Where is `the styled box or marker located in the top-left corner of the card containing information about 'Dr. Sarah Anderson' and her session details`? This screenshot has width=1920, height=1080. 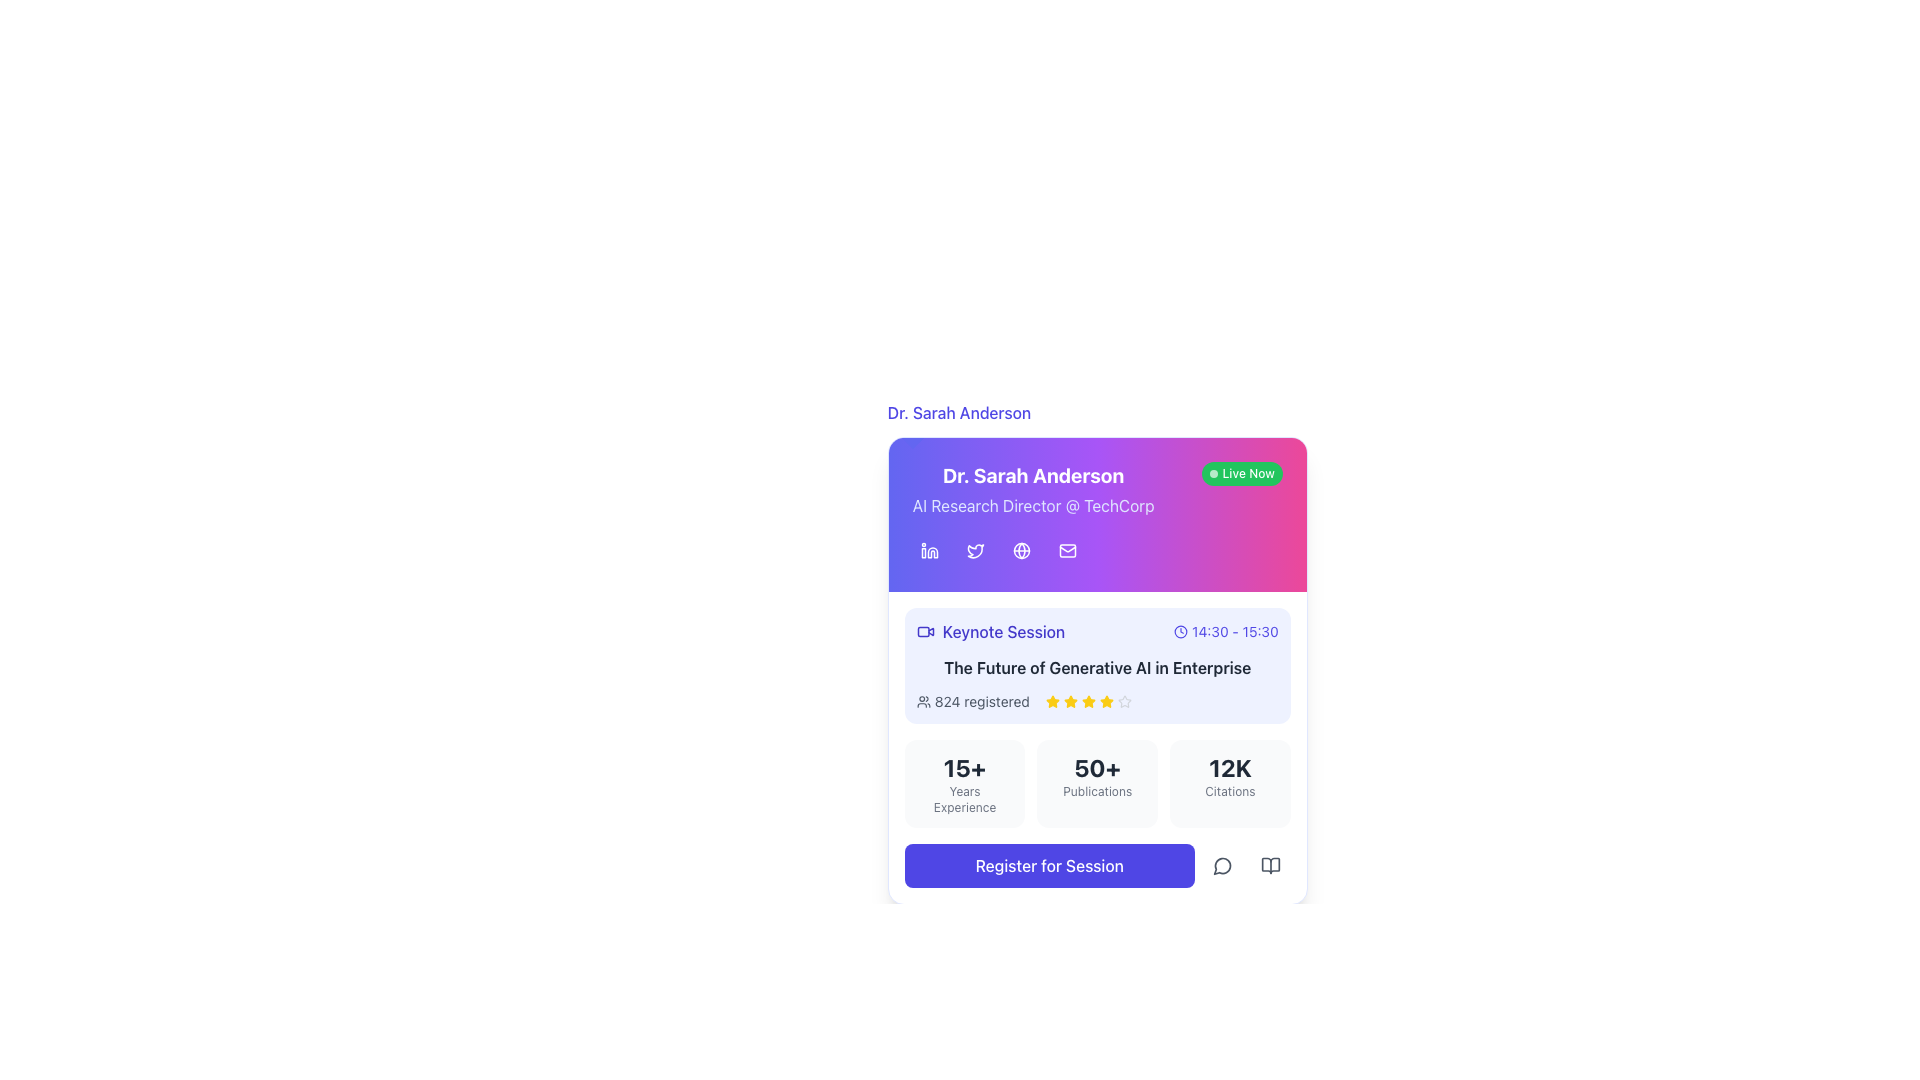 the styled box or marker located in the top-left corner of the card containing information about 'Dr. Sarah Anderson' and her session details is located at coordinates (911, 437).